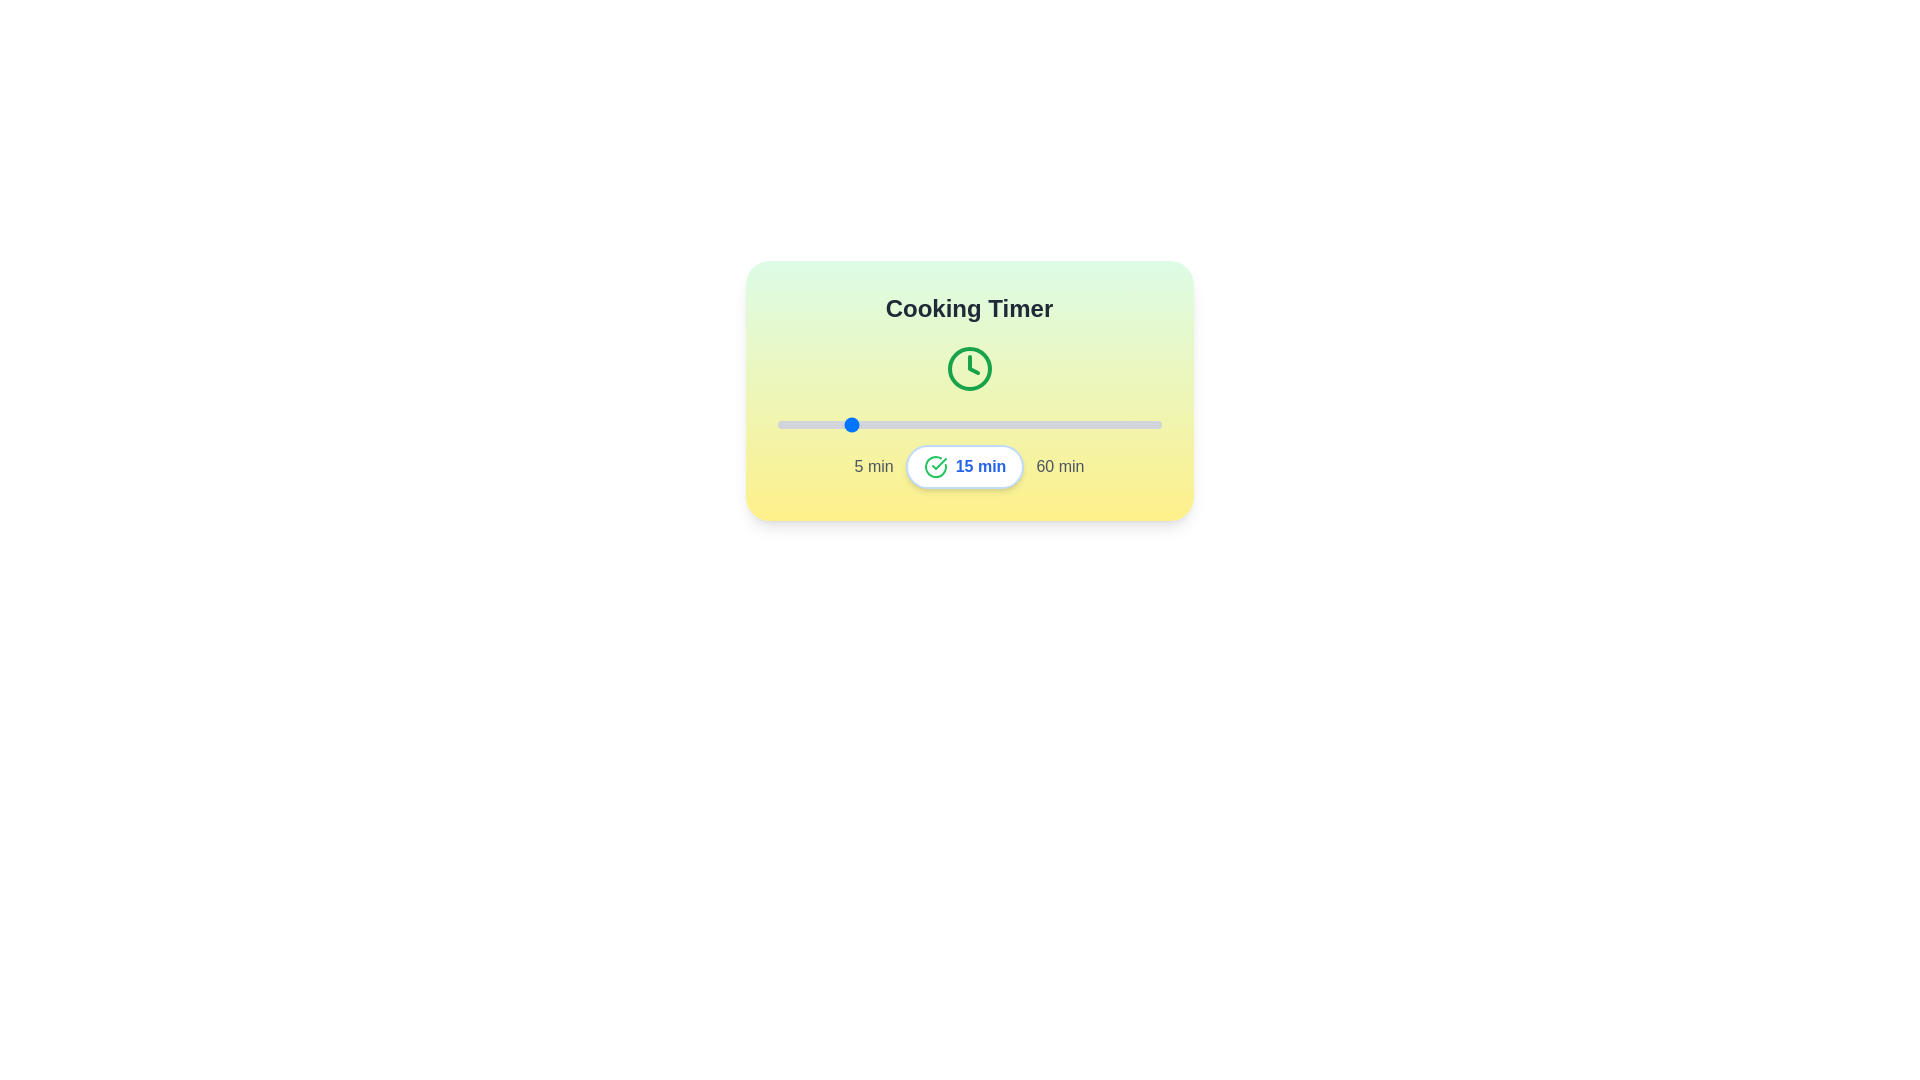 The image size is (1920, 1080). I want to click on the text label reading '5 min' which is styled in medium gray font and located below a slider component in the lower part of the interface, so click(874, 466).